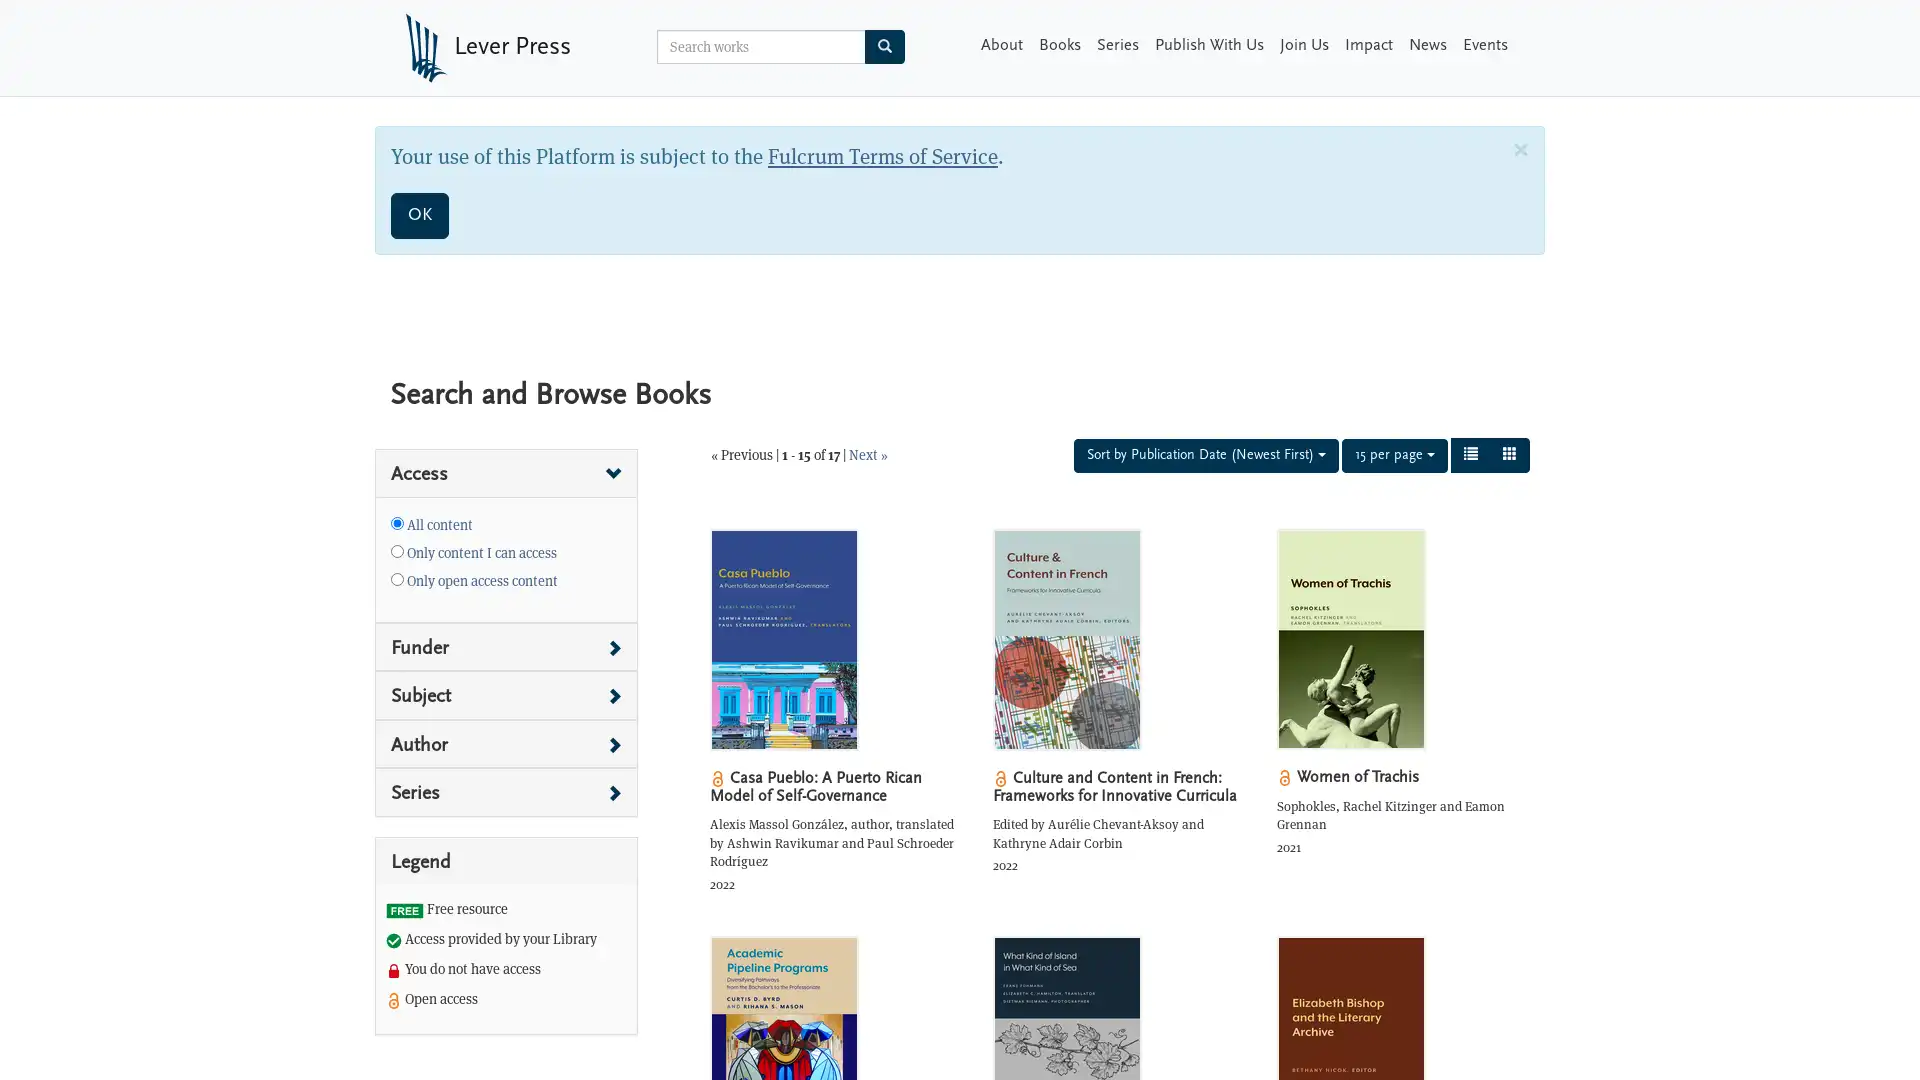  I want to click on Filter search results by Subject, so click(505, 693).